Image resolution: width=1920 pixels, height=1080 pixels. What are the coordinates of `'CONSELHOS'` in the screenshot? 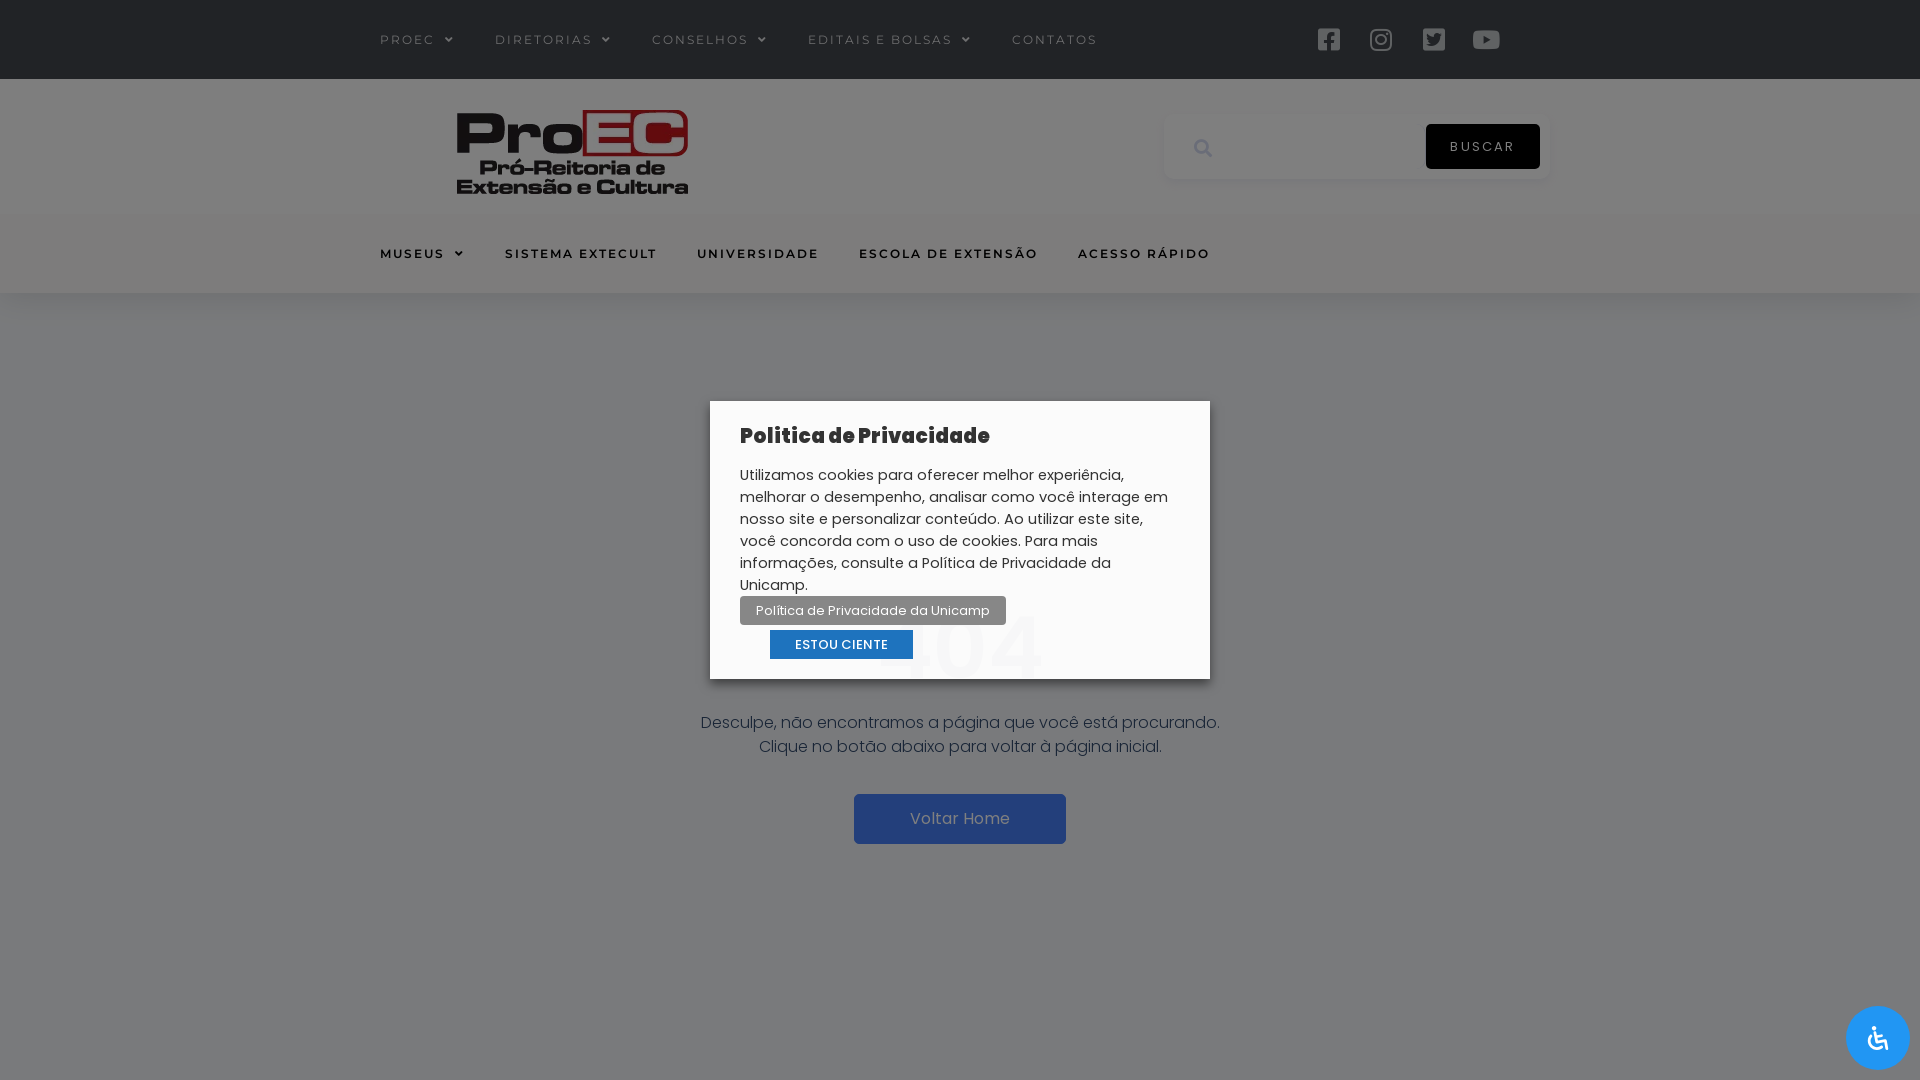 It's located at (631, 39).